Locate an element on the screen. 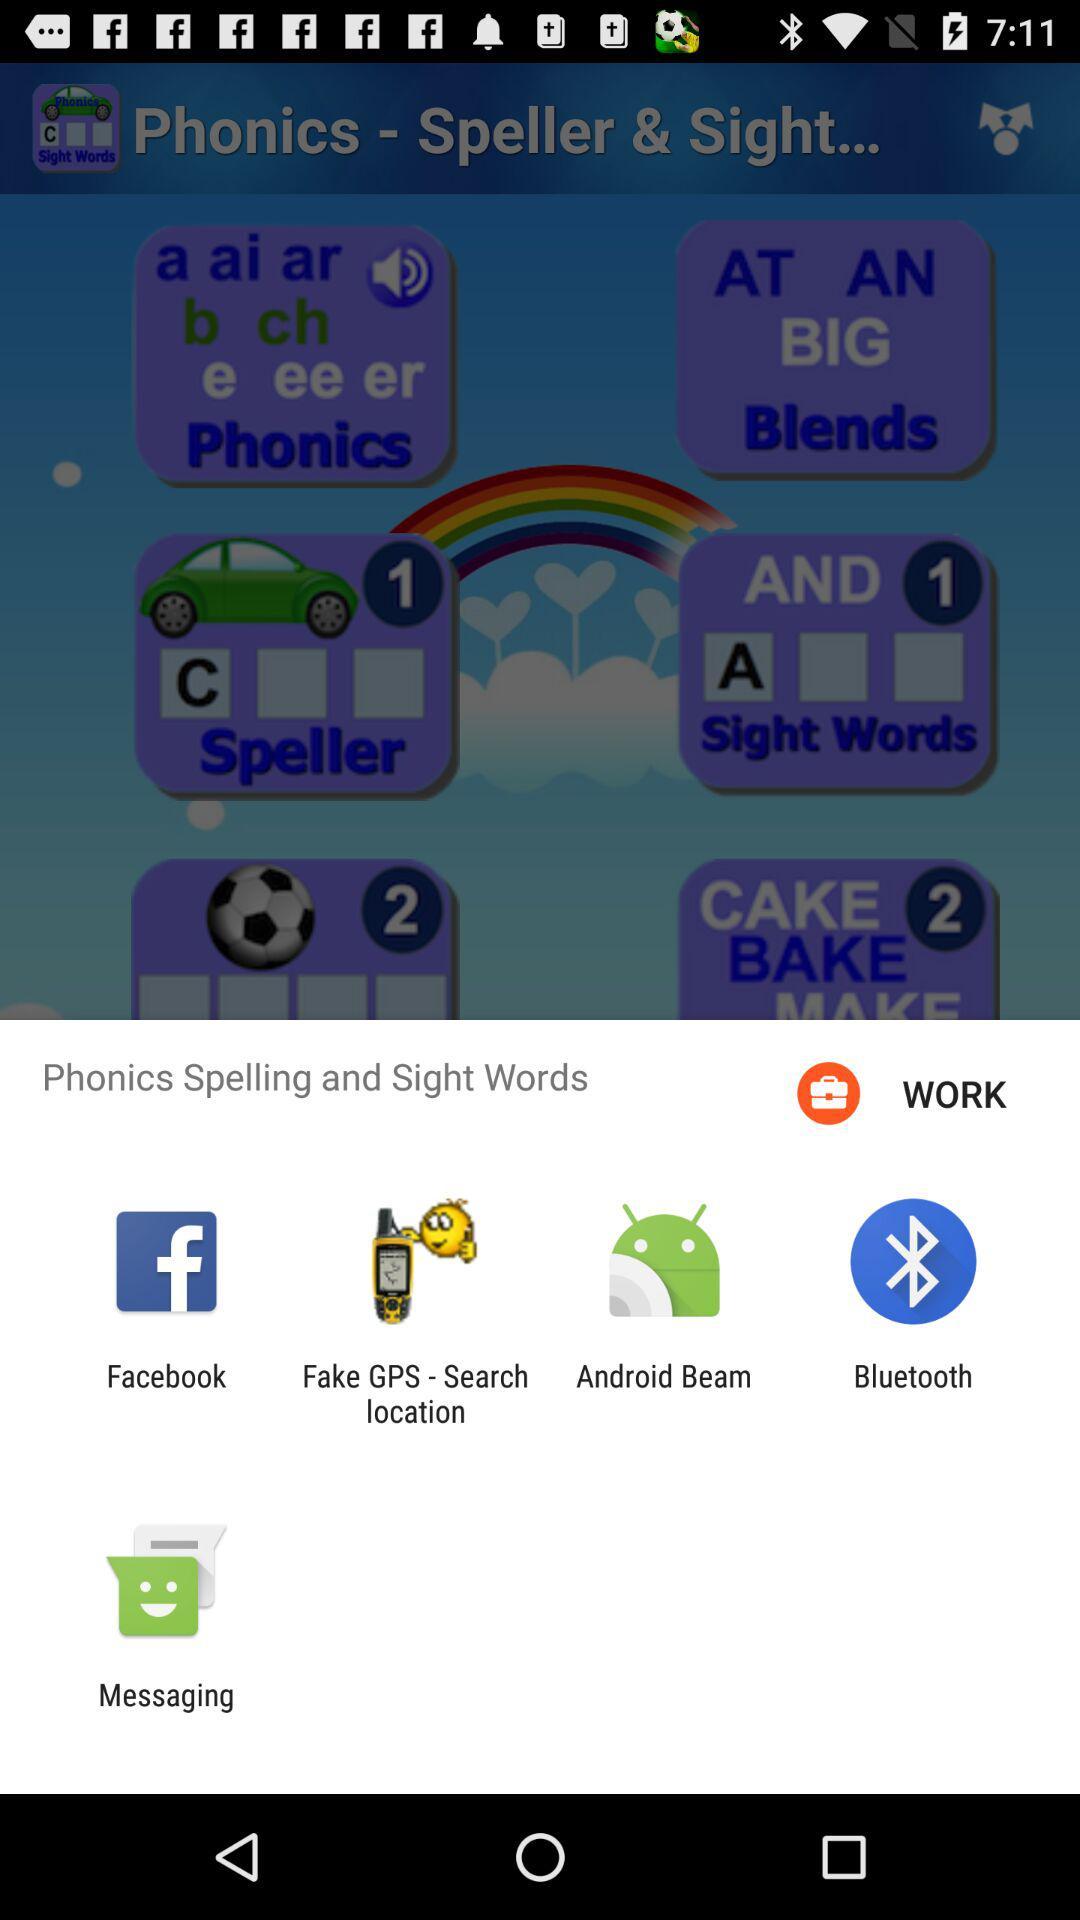 This screenshot has width=1080, height=1920. item next to the fake gps search item is located at coordinates (664, 1392).